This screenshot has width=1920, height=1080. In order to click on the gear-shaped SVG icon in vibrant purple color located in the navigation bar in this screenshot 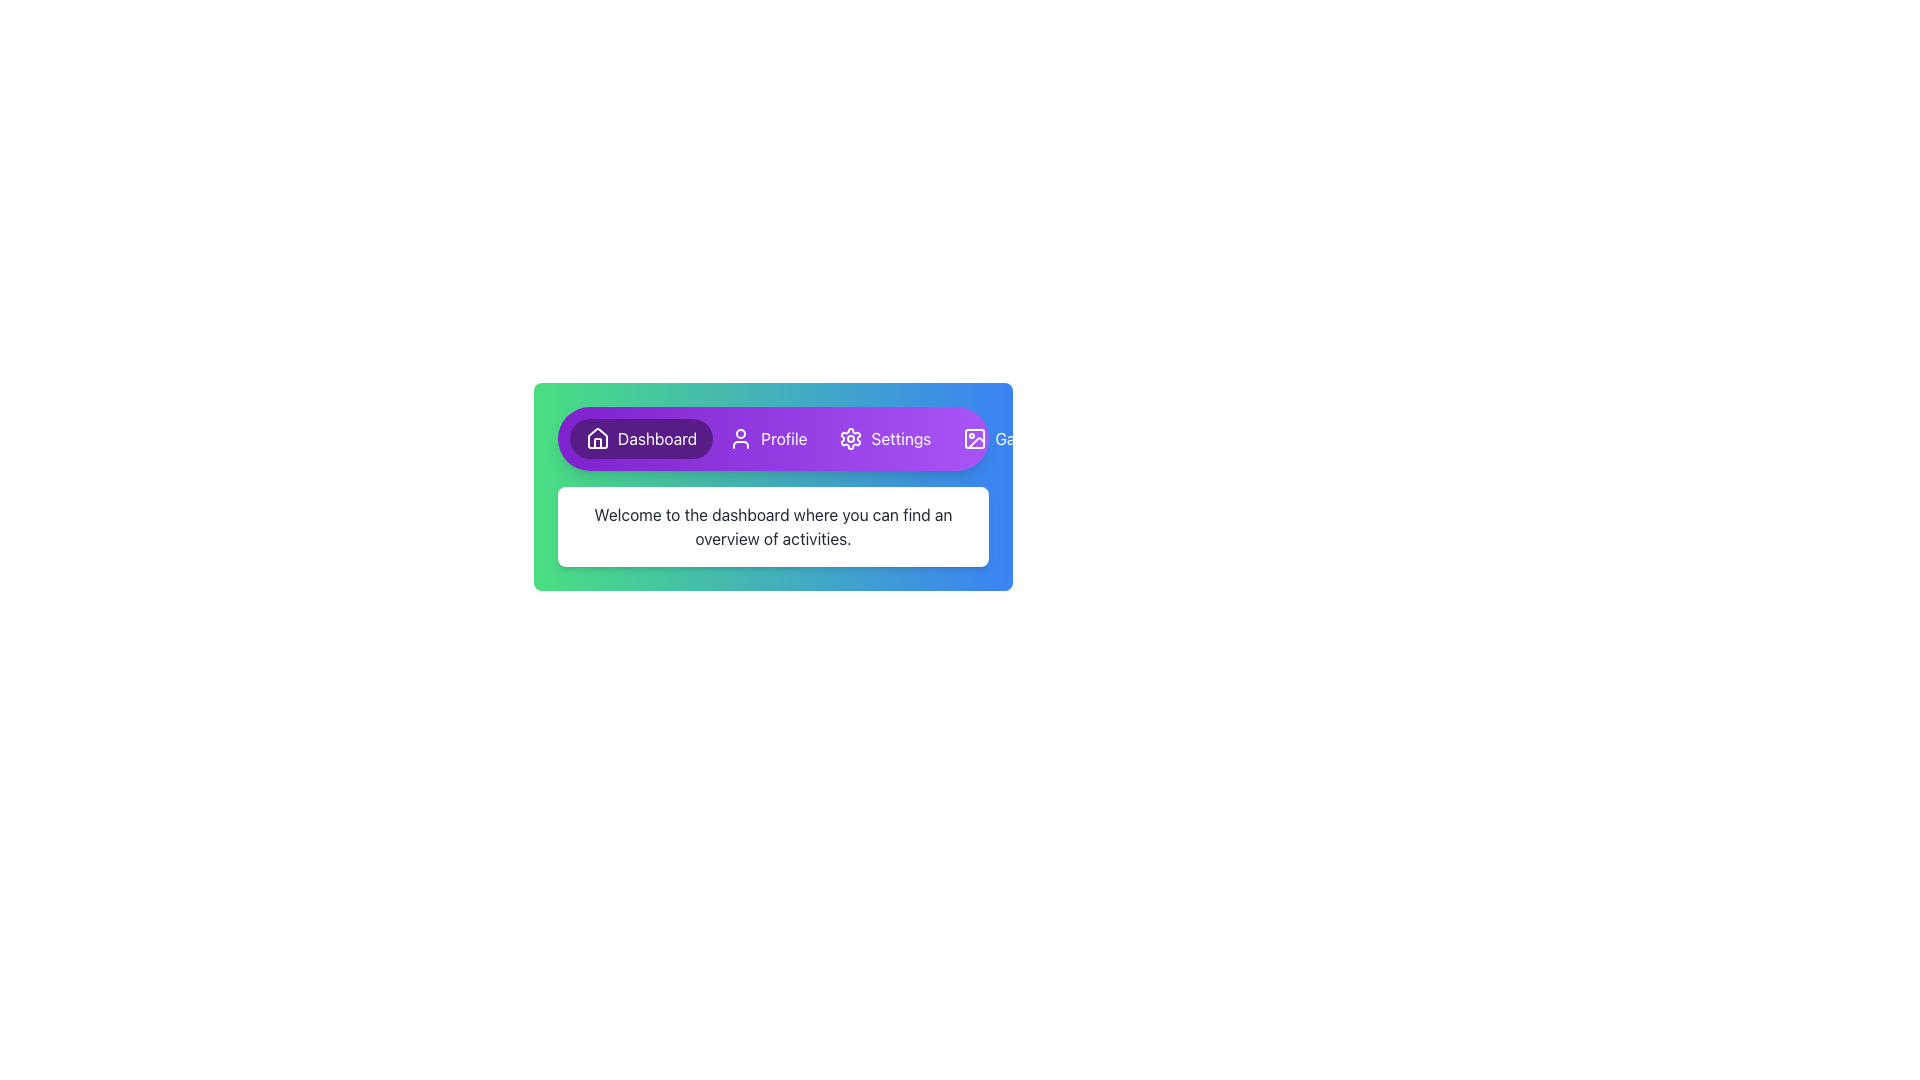, I will do `click(851, 438)`.